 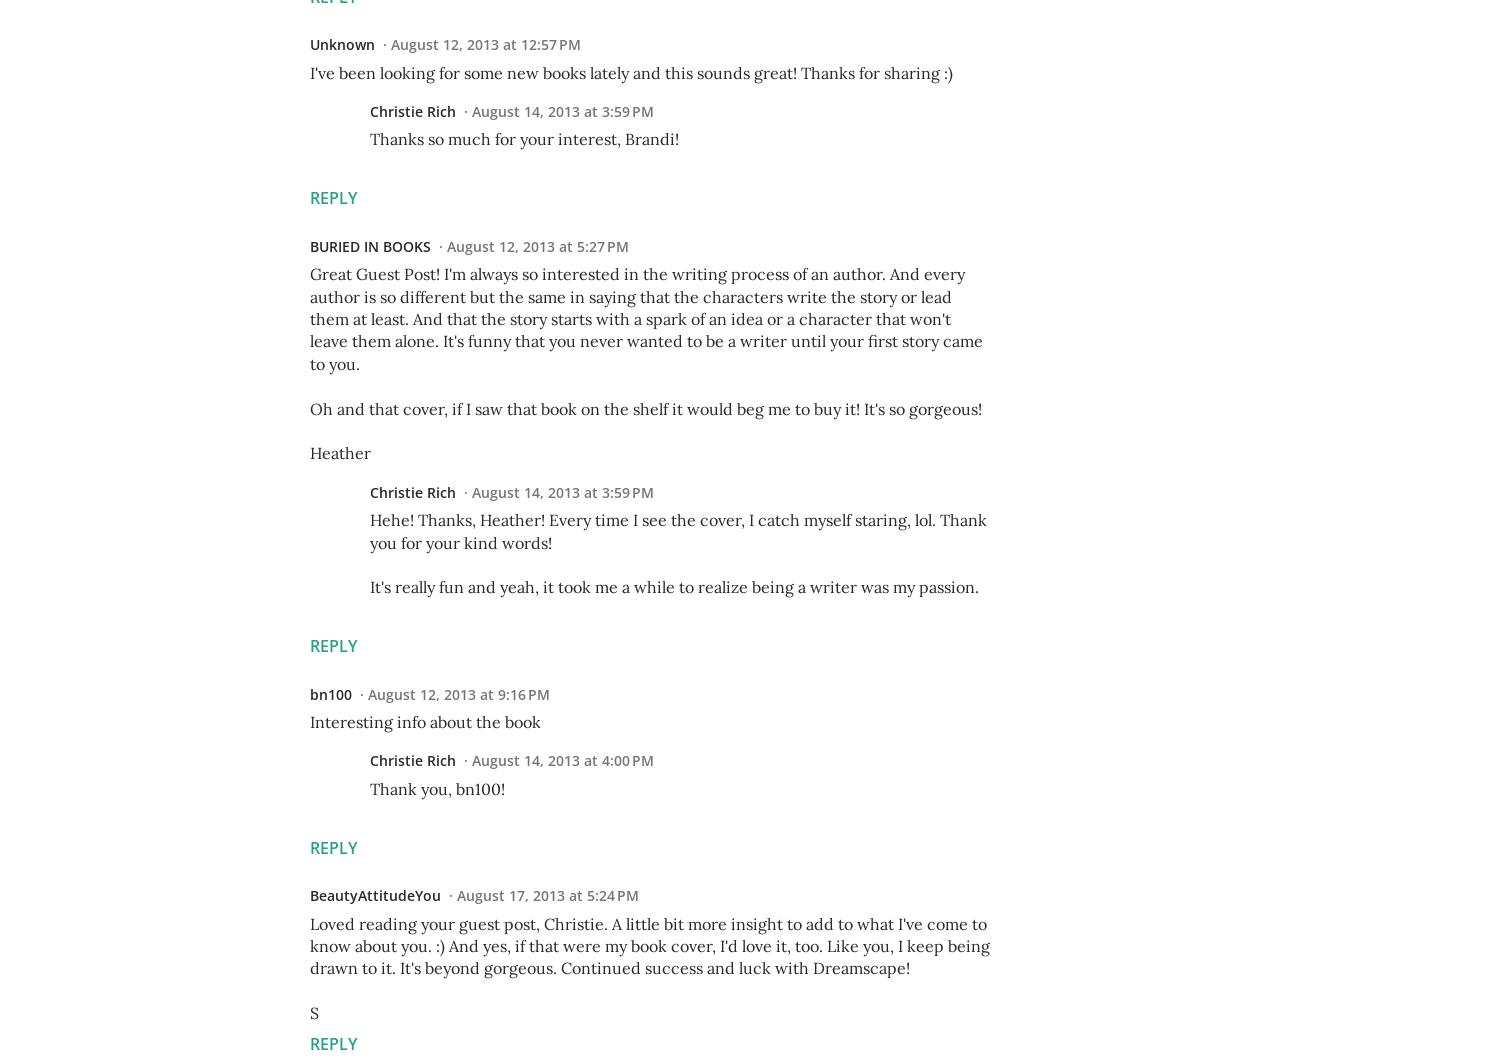 I want to click on 'It's really fun and yeah, it took me a while to realize being a writer was my passion.', so click(x=674, y=586).